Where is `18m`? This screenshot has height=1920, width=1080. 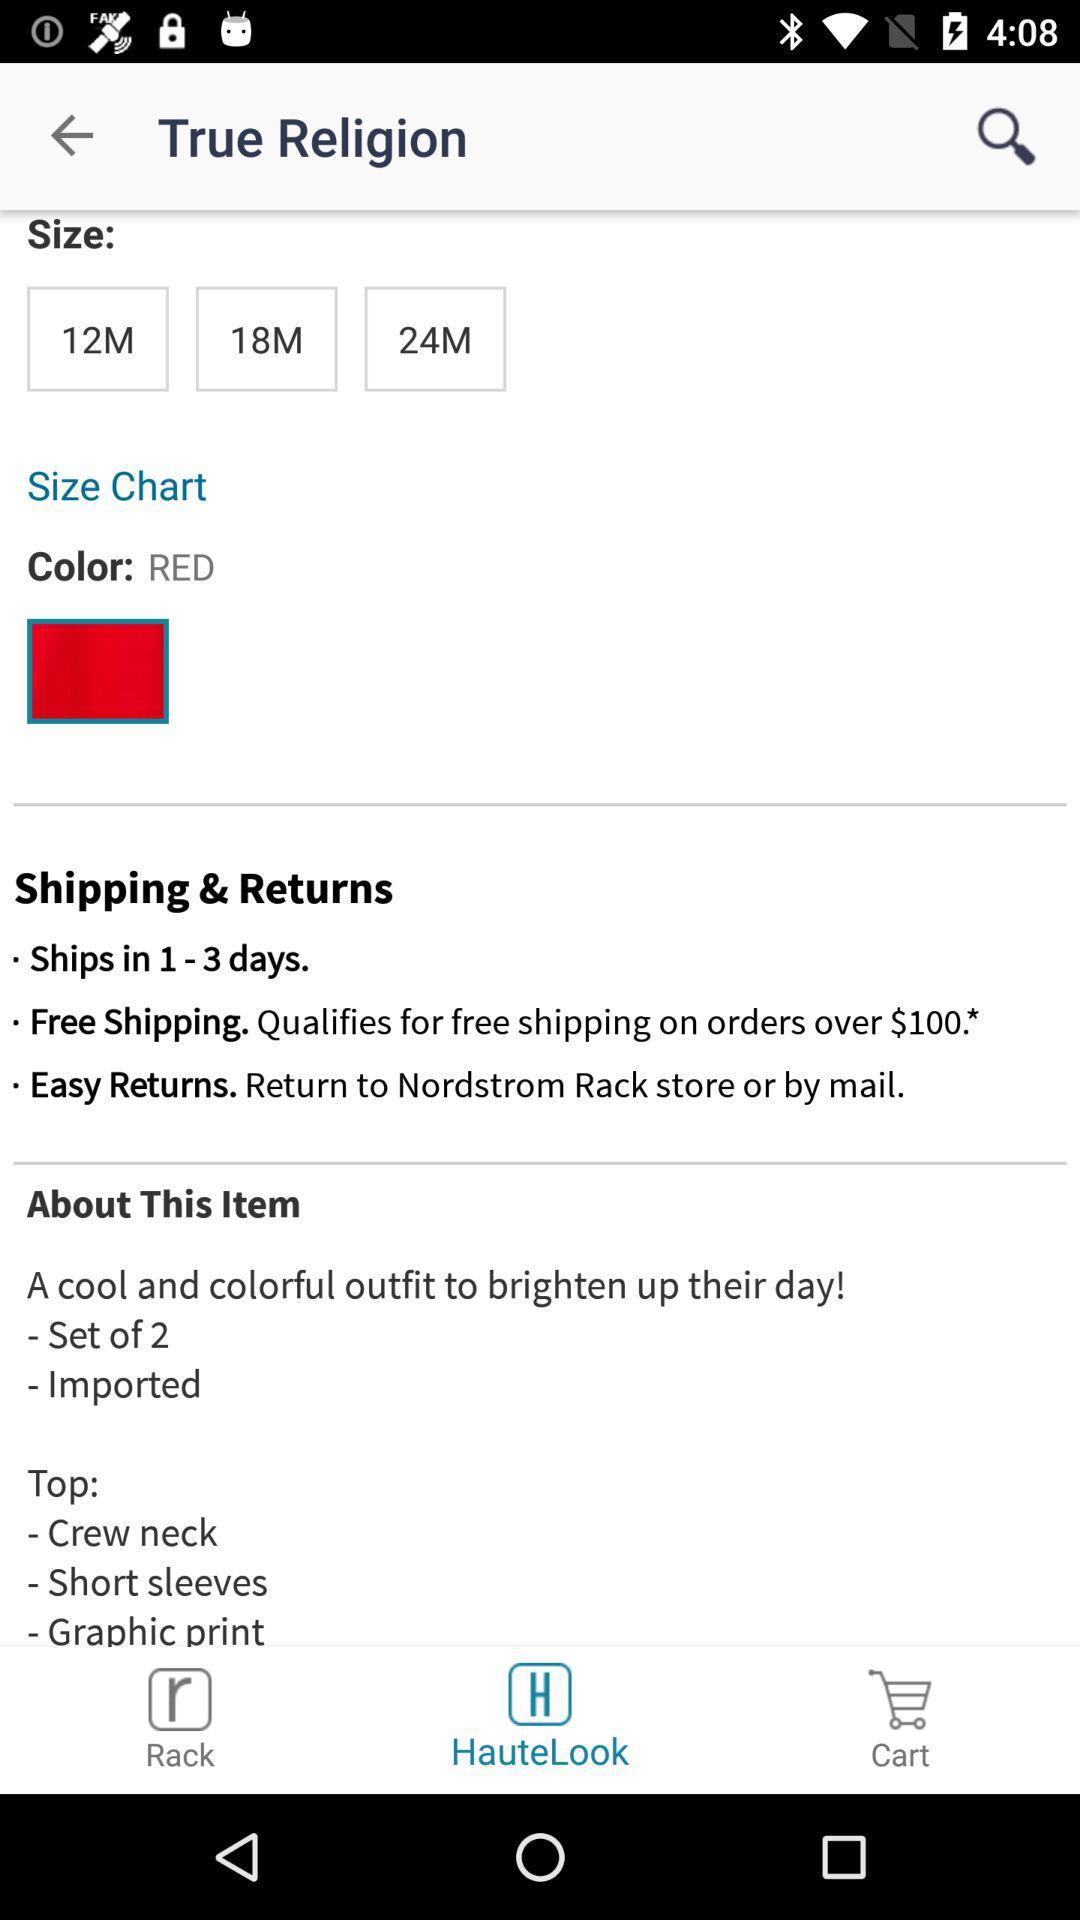 18m is located at coordinates (265, 339).